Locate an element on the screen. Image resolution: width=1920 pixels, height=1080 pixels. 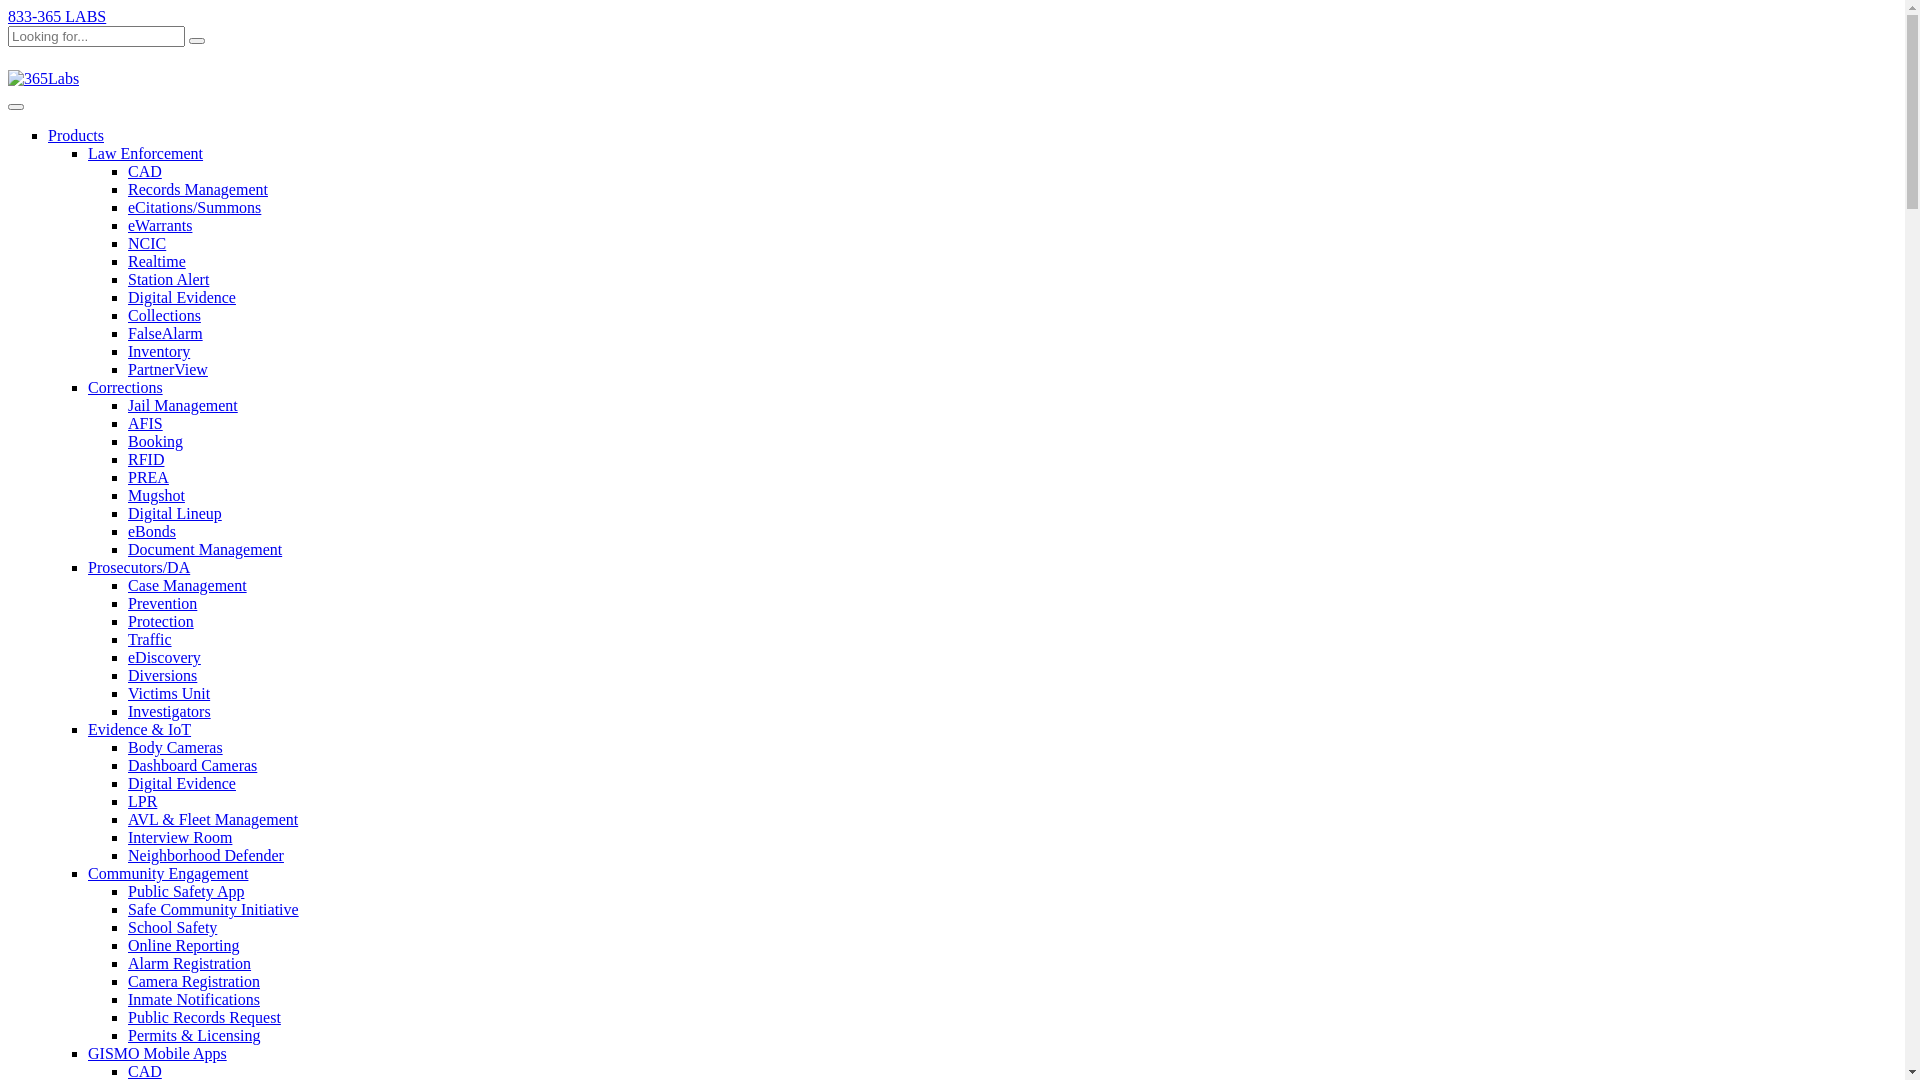
'PREA' is located at coordinates (147, 477).